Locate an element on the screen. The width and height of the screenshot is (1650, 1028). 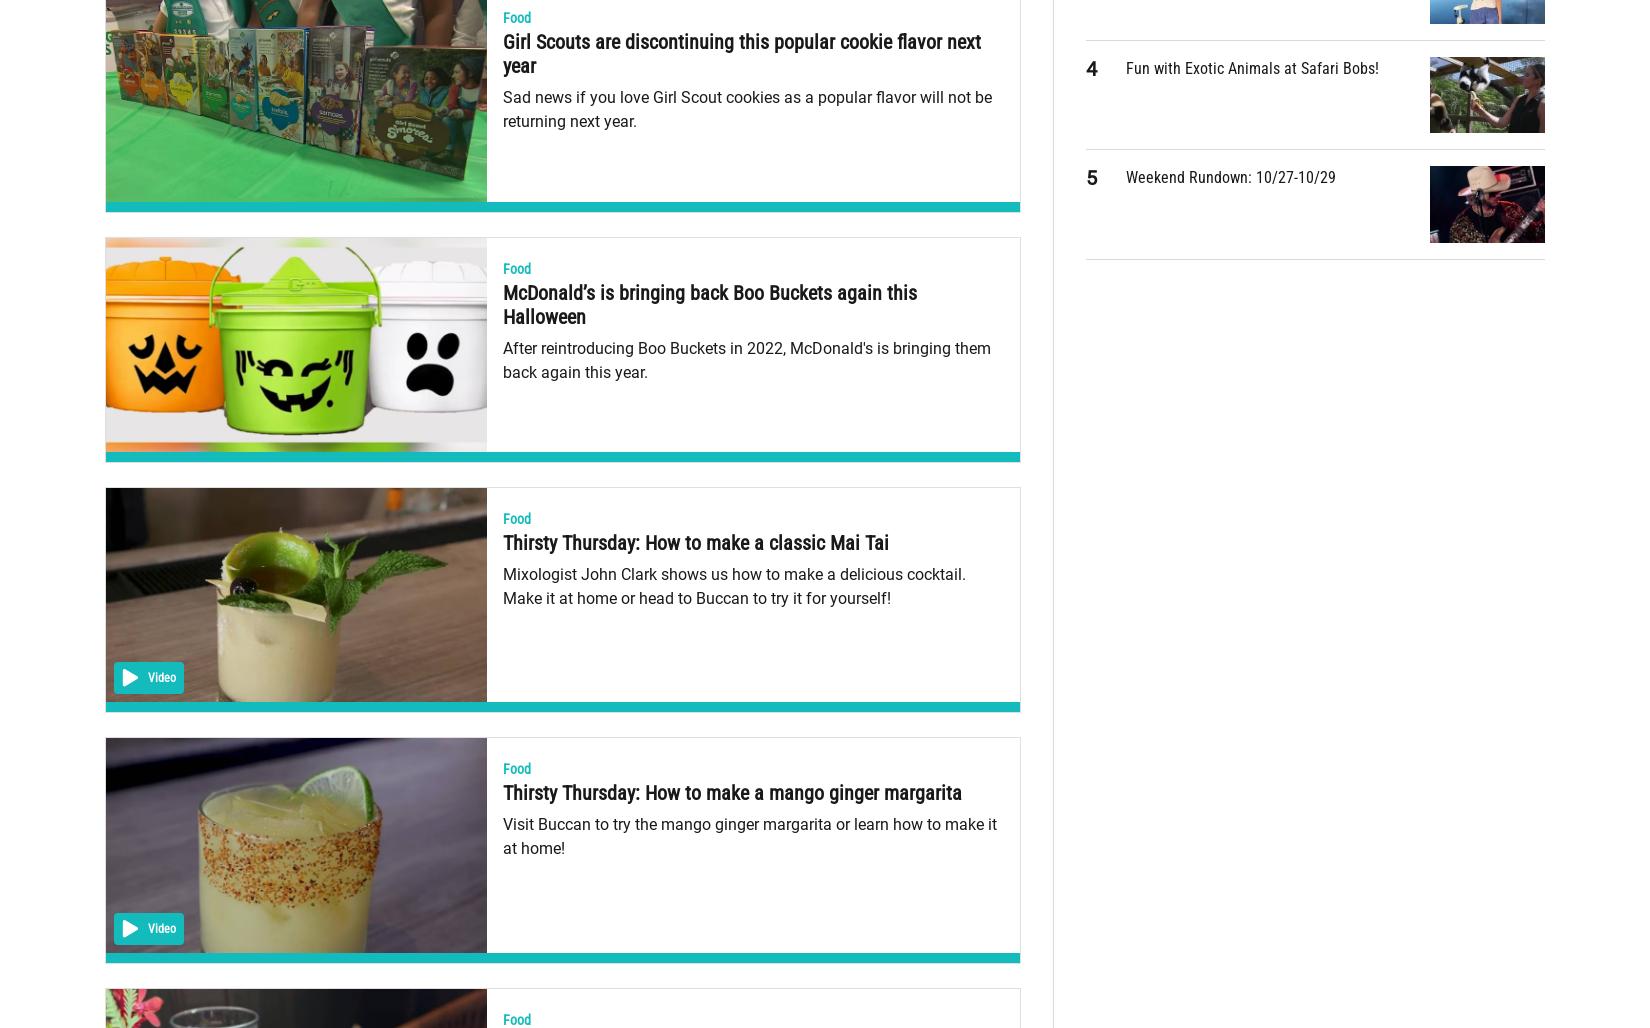
'Girl Scouts are discontinuing this popular cookie flavor next year' is located at coordinates (740, 53).